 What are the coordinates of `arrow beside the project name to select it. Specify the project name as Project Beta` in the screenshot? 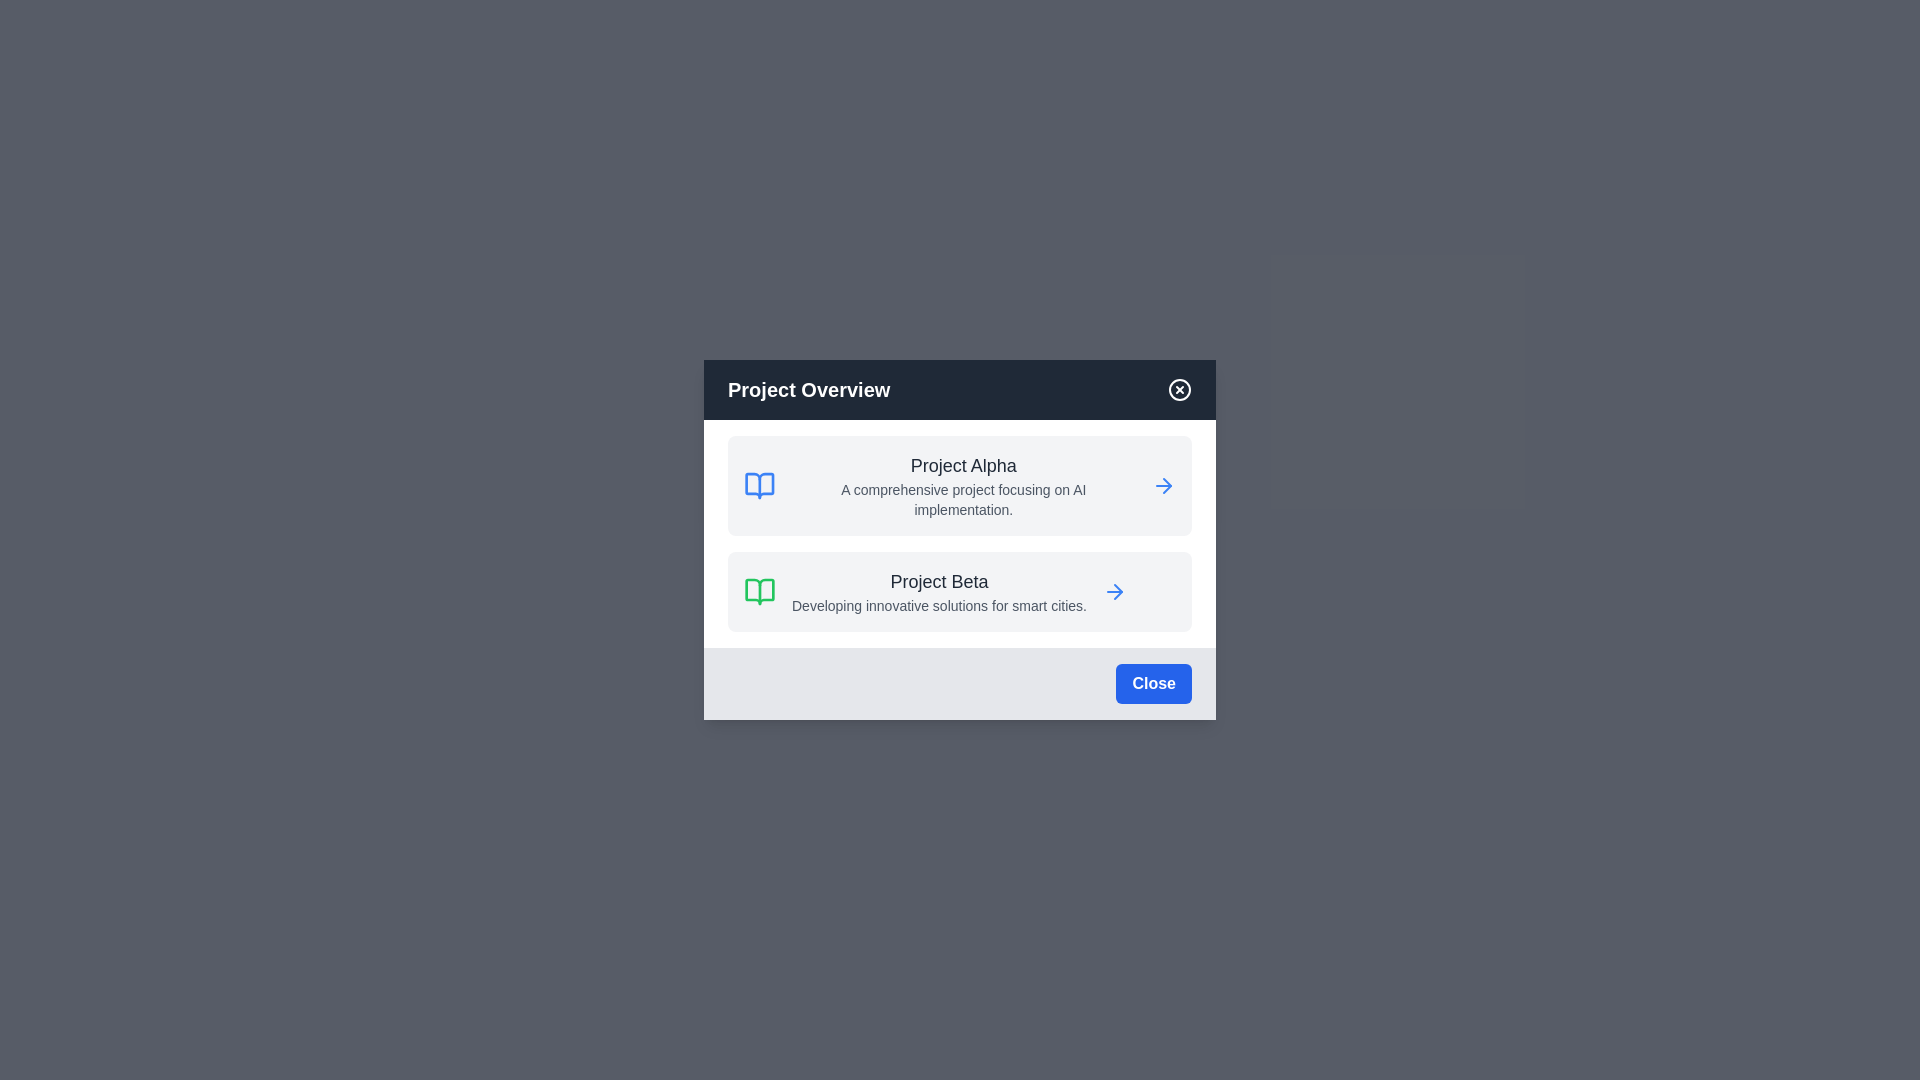 It's located at (1112, 590).